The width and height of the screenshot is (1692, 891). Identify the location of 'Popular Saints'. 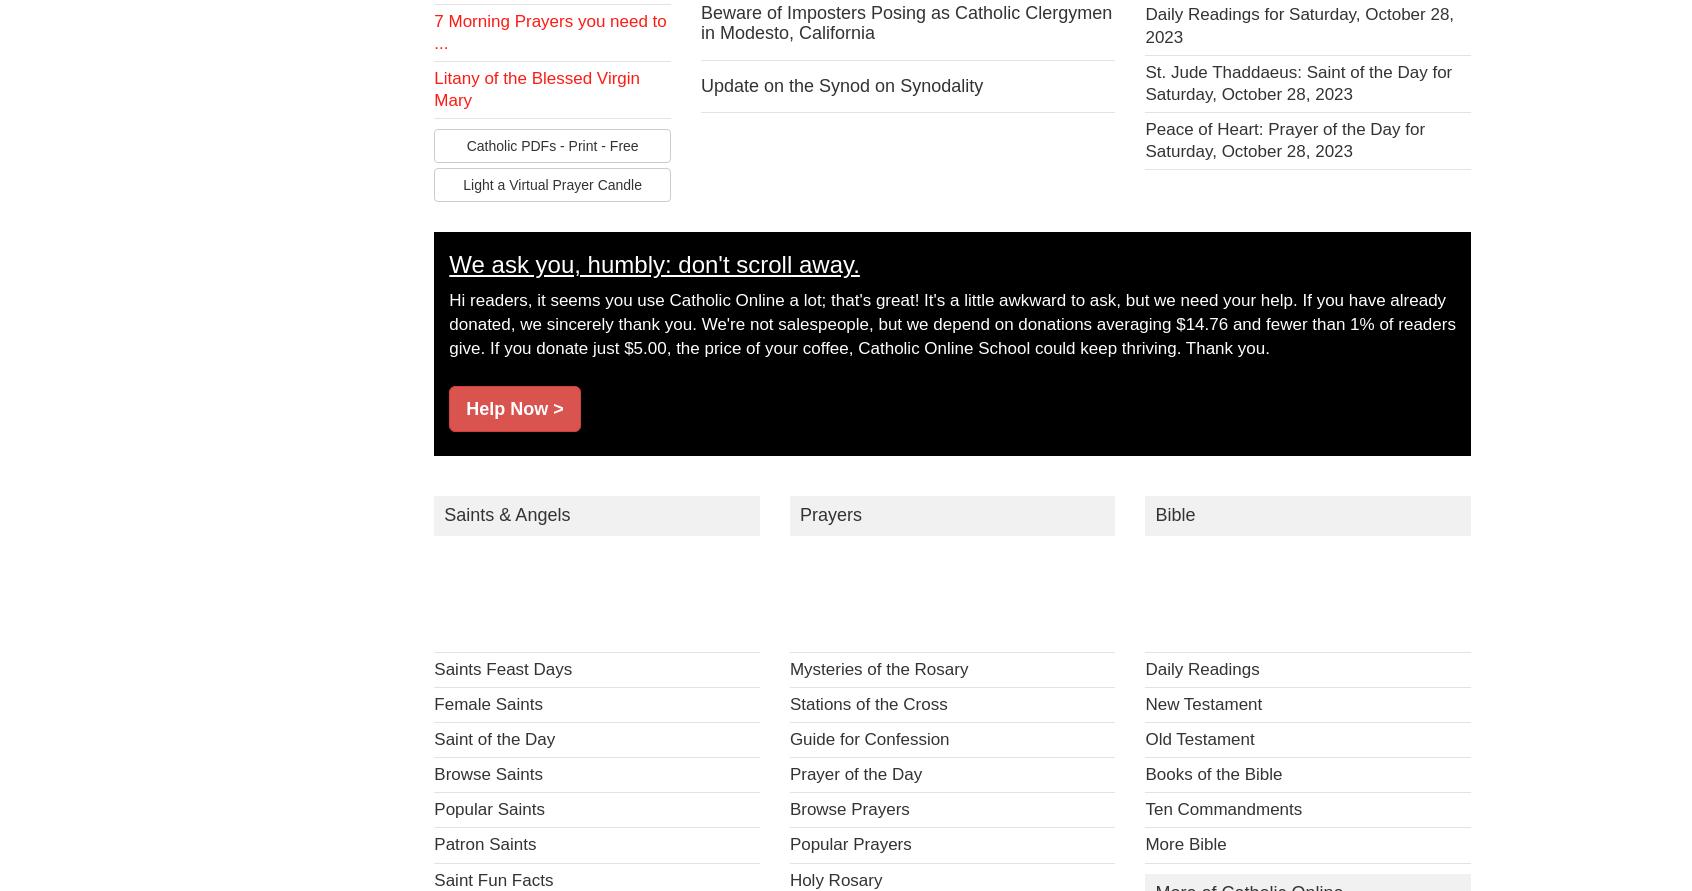
(487, 808).